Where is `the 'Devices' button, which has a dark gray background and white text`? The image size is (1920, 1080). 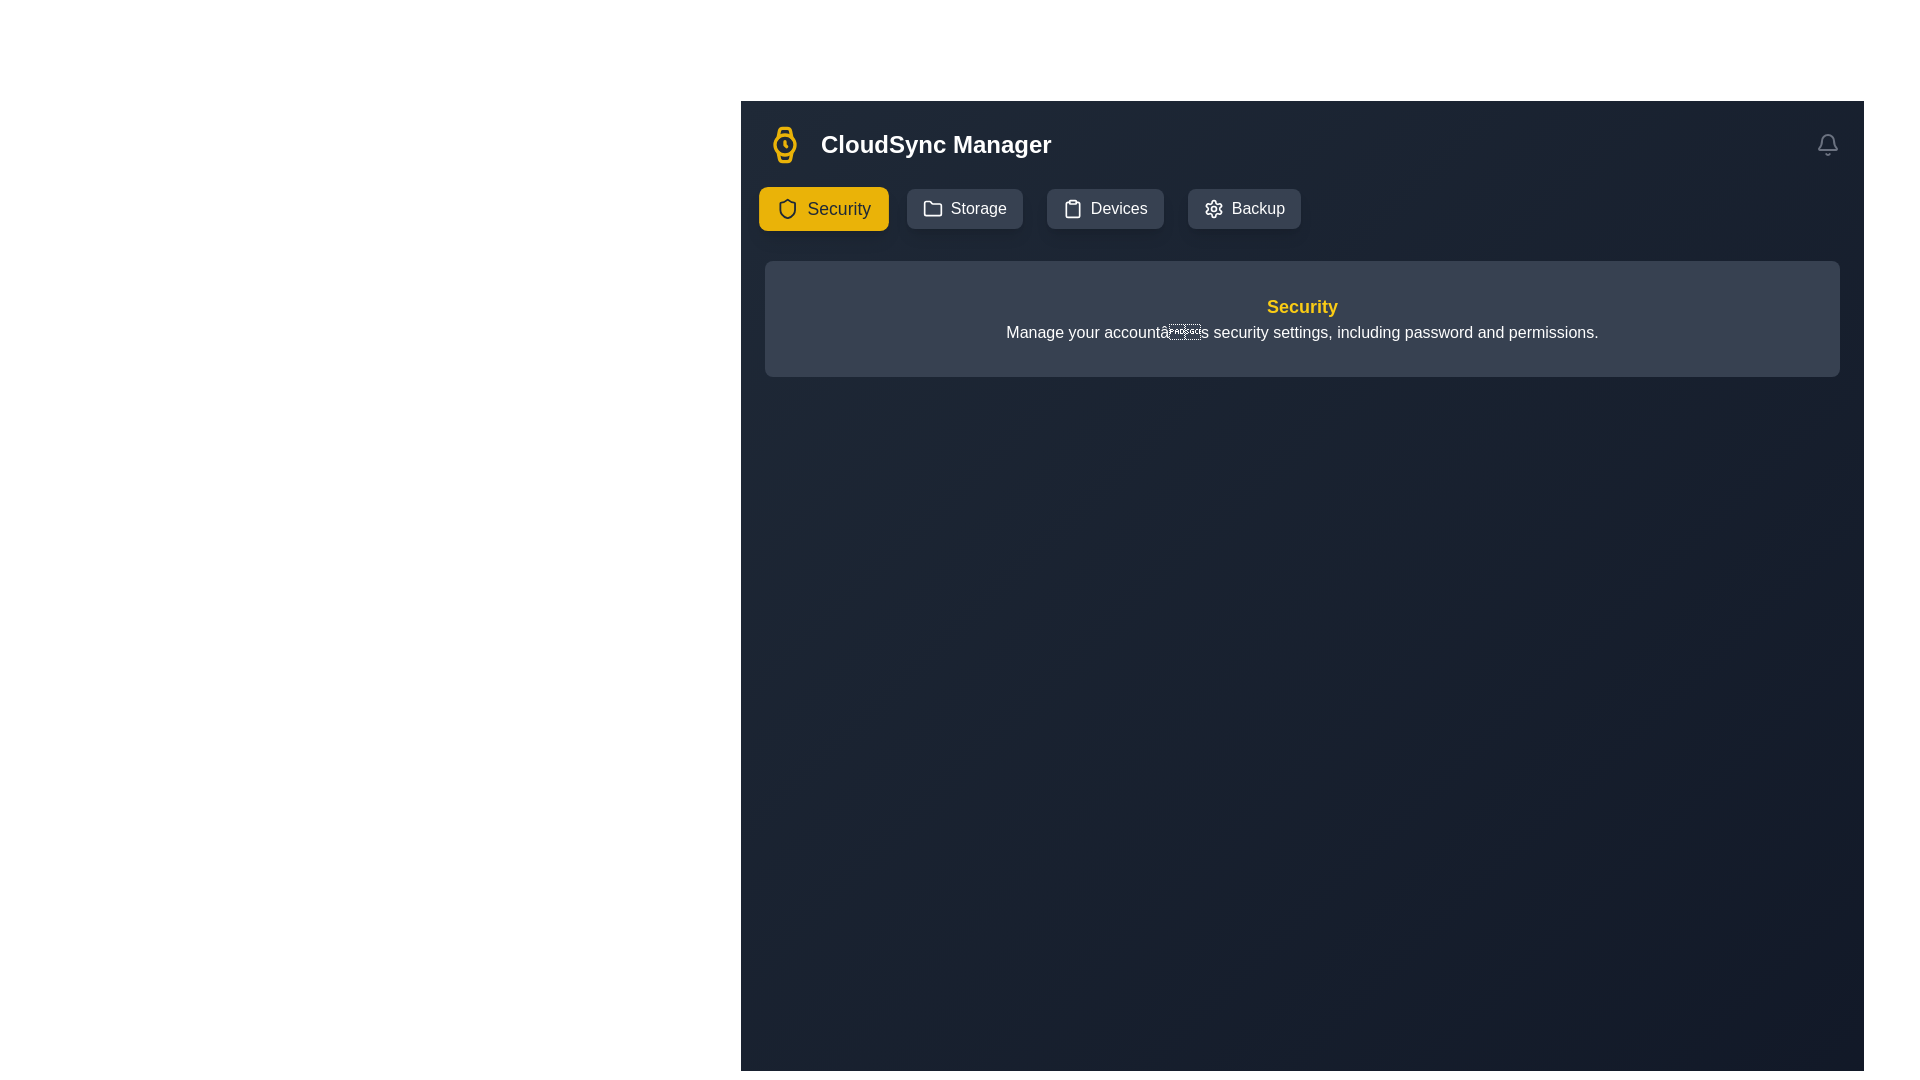 the 'Devices' button, which has a dark gray background and white text is located at coordinates (1104, 208).